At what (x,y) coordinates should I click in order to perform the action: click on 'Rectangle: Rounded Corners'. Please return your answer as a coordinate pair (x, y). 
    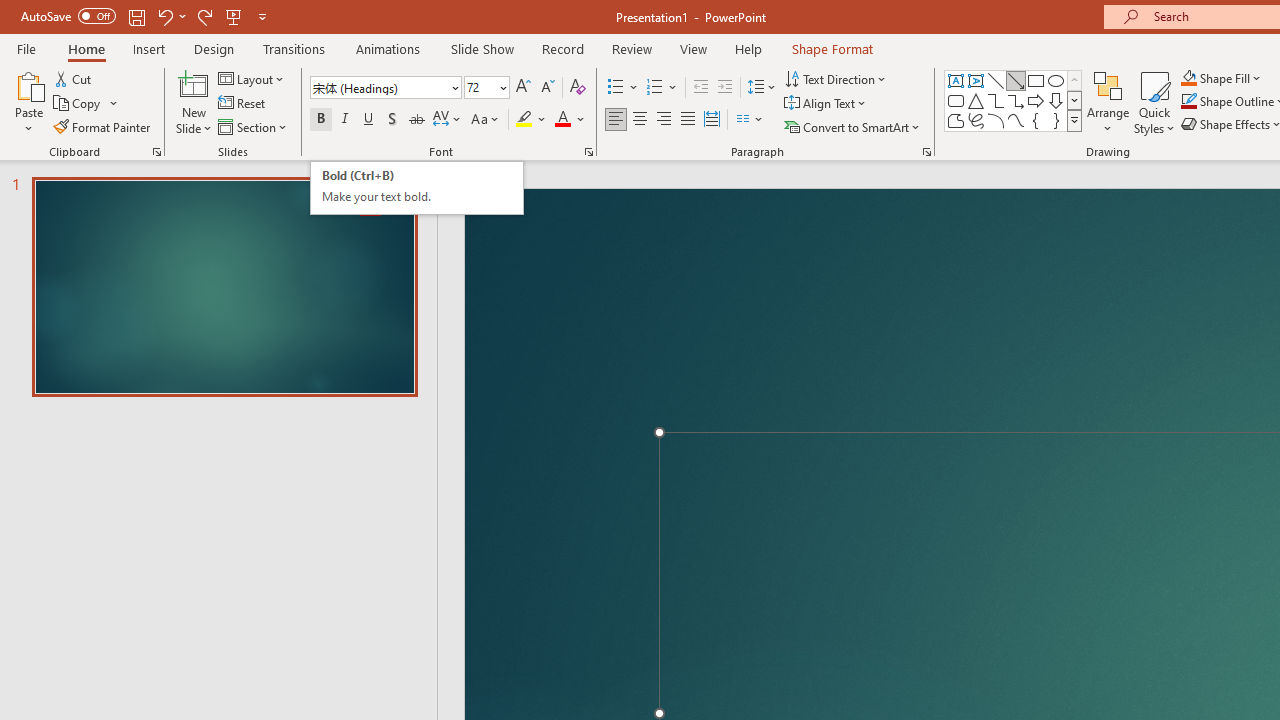
    Looking at the image, I should click on (955, 100).